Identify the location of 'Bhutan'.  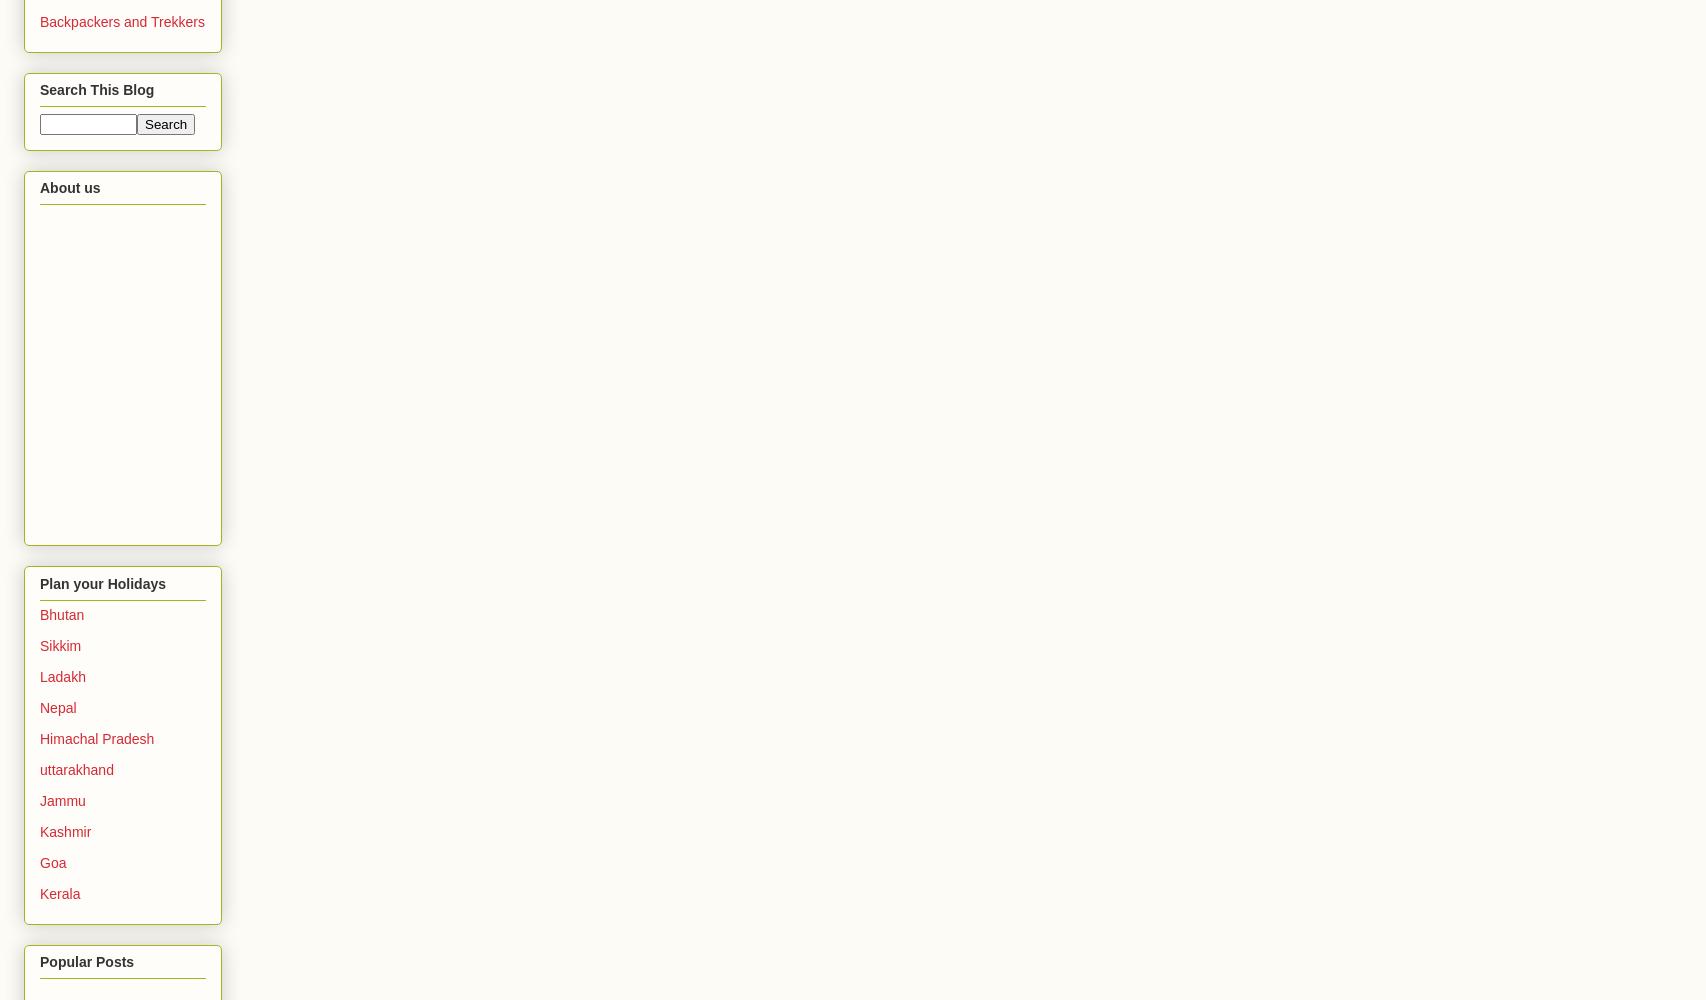
(39, 613).